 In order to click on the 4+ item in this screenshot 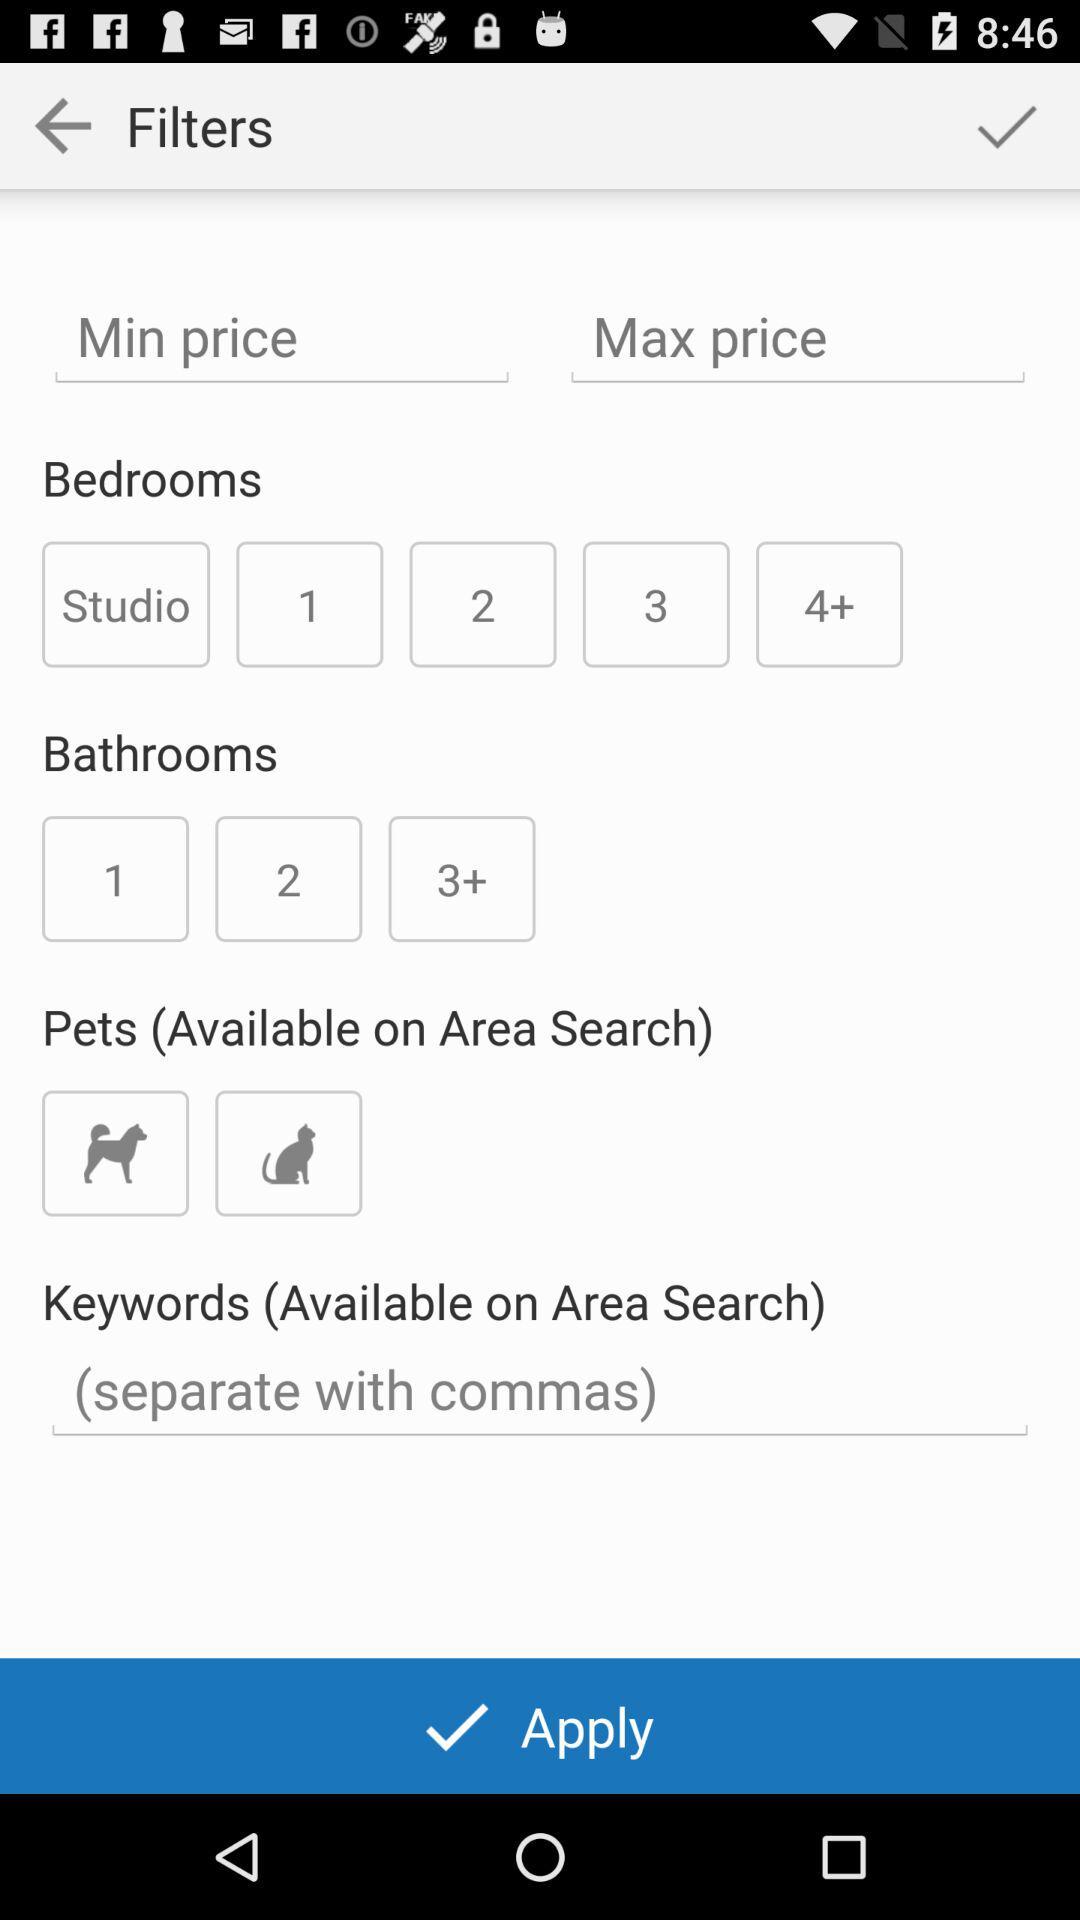, I will do `click(829, 603)`.